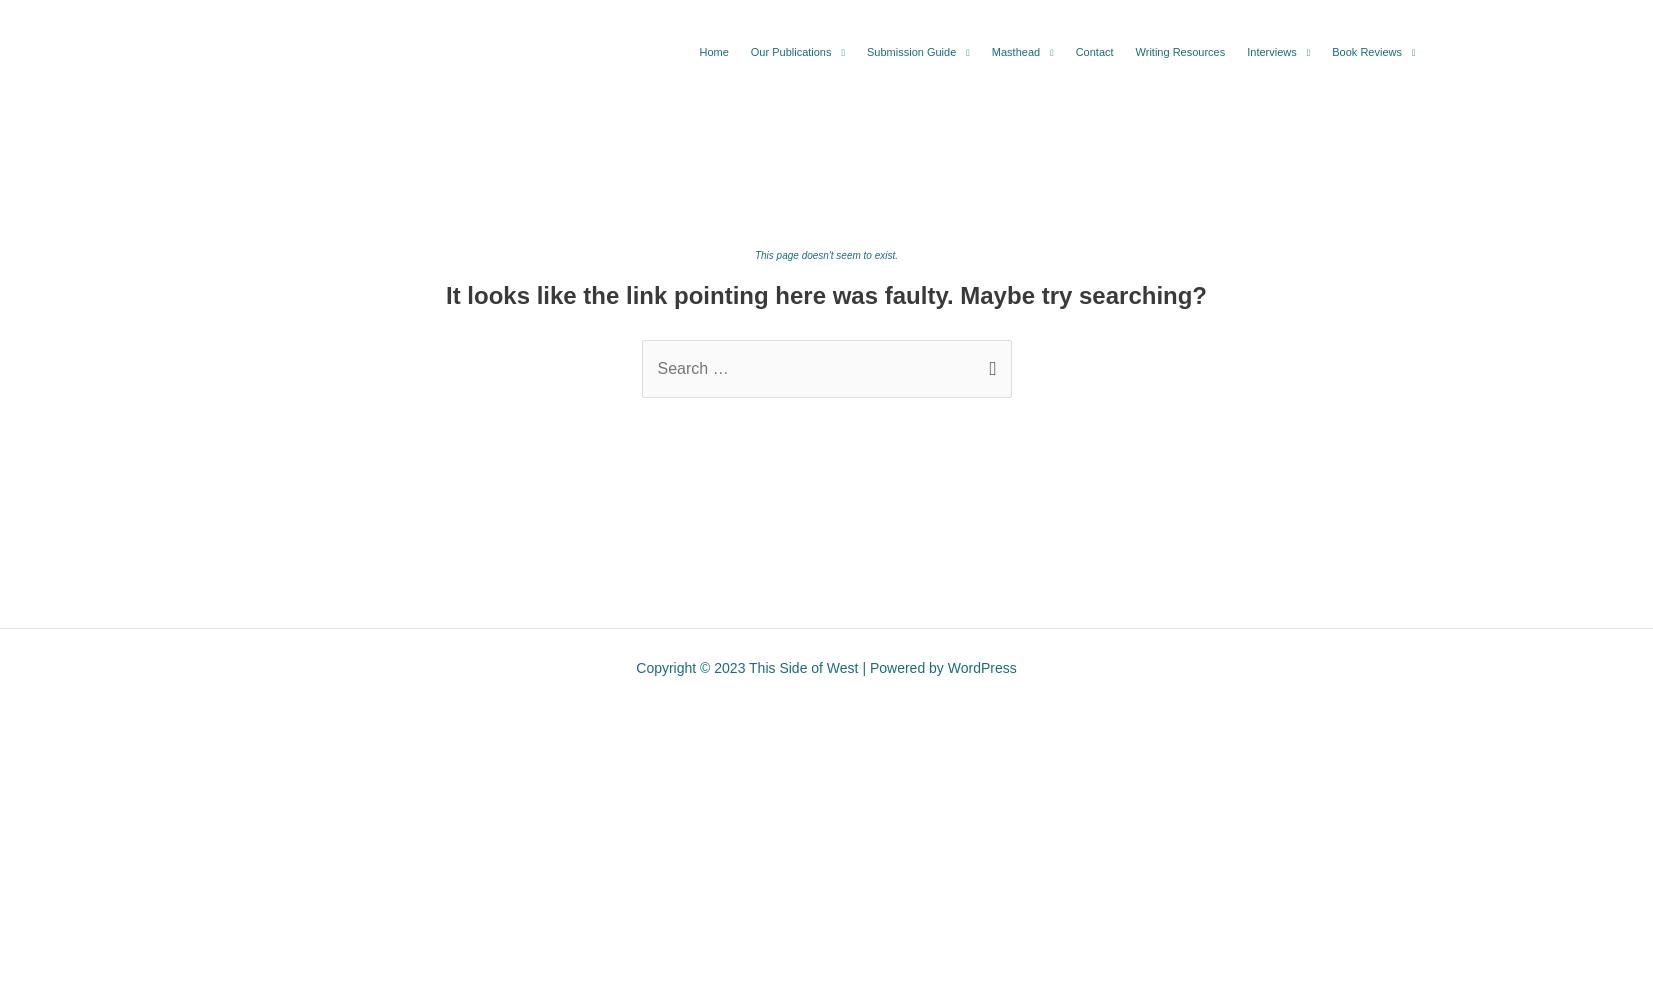 The height and width of the screenshot is (1000, 1653). I want to click on 'This page doesn't seem to exist.', so click(825, 255).